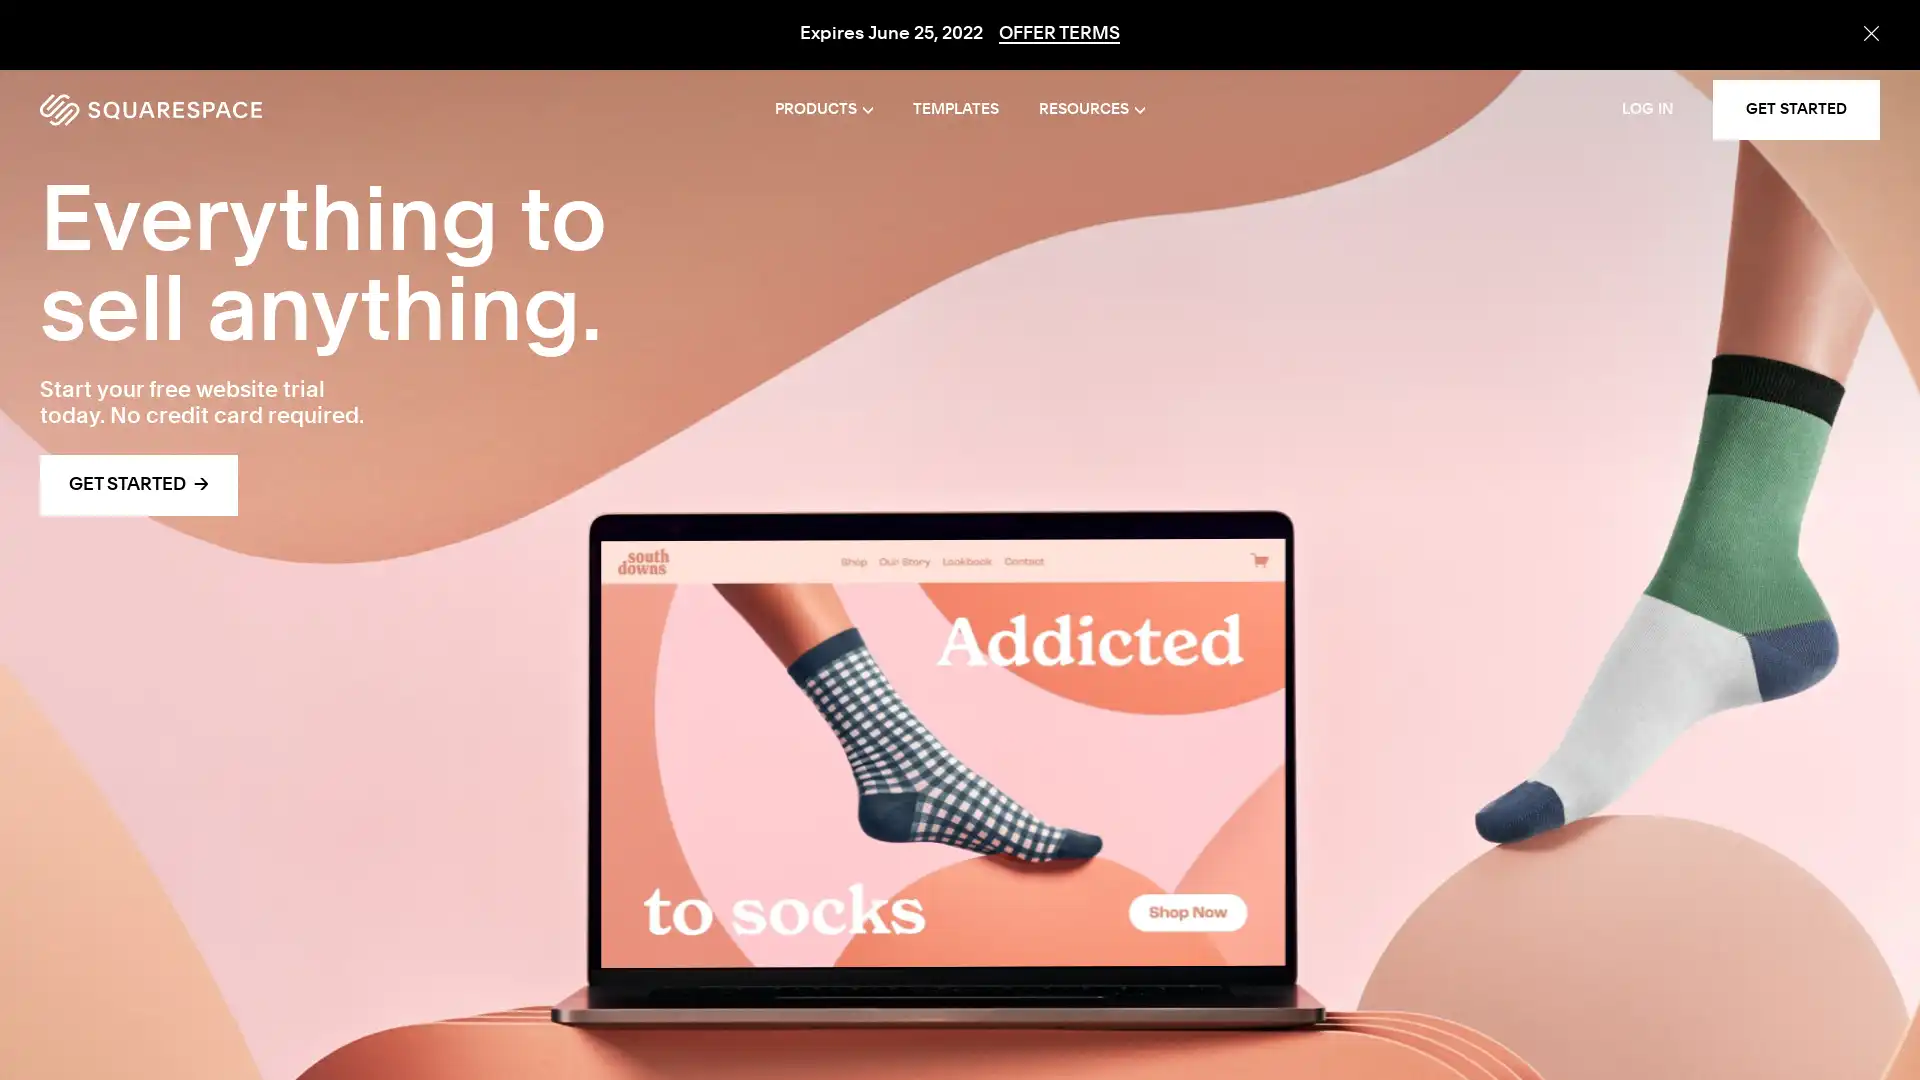  What do you see at coordinates (1090, 110) in the screenshot?
I see `Resources dropdown menu` at bounding box center [1090, 110].